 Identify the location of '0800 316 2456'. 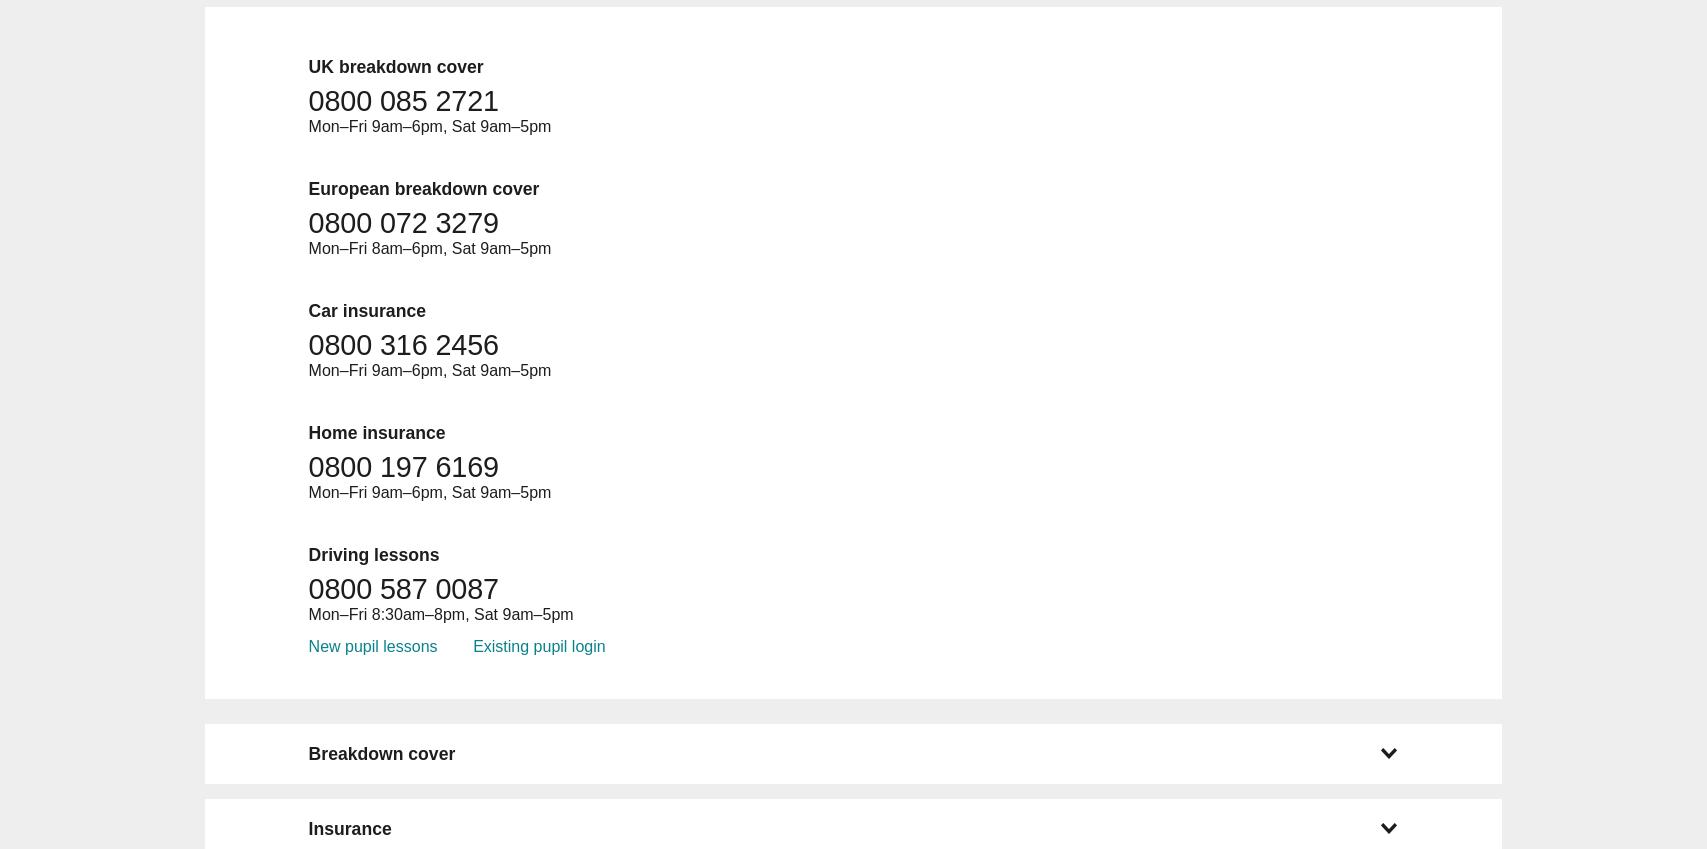
(403, 344).